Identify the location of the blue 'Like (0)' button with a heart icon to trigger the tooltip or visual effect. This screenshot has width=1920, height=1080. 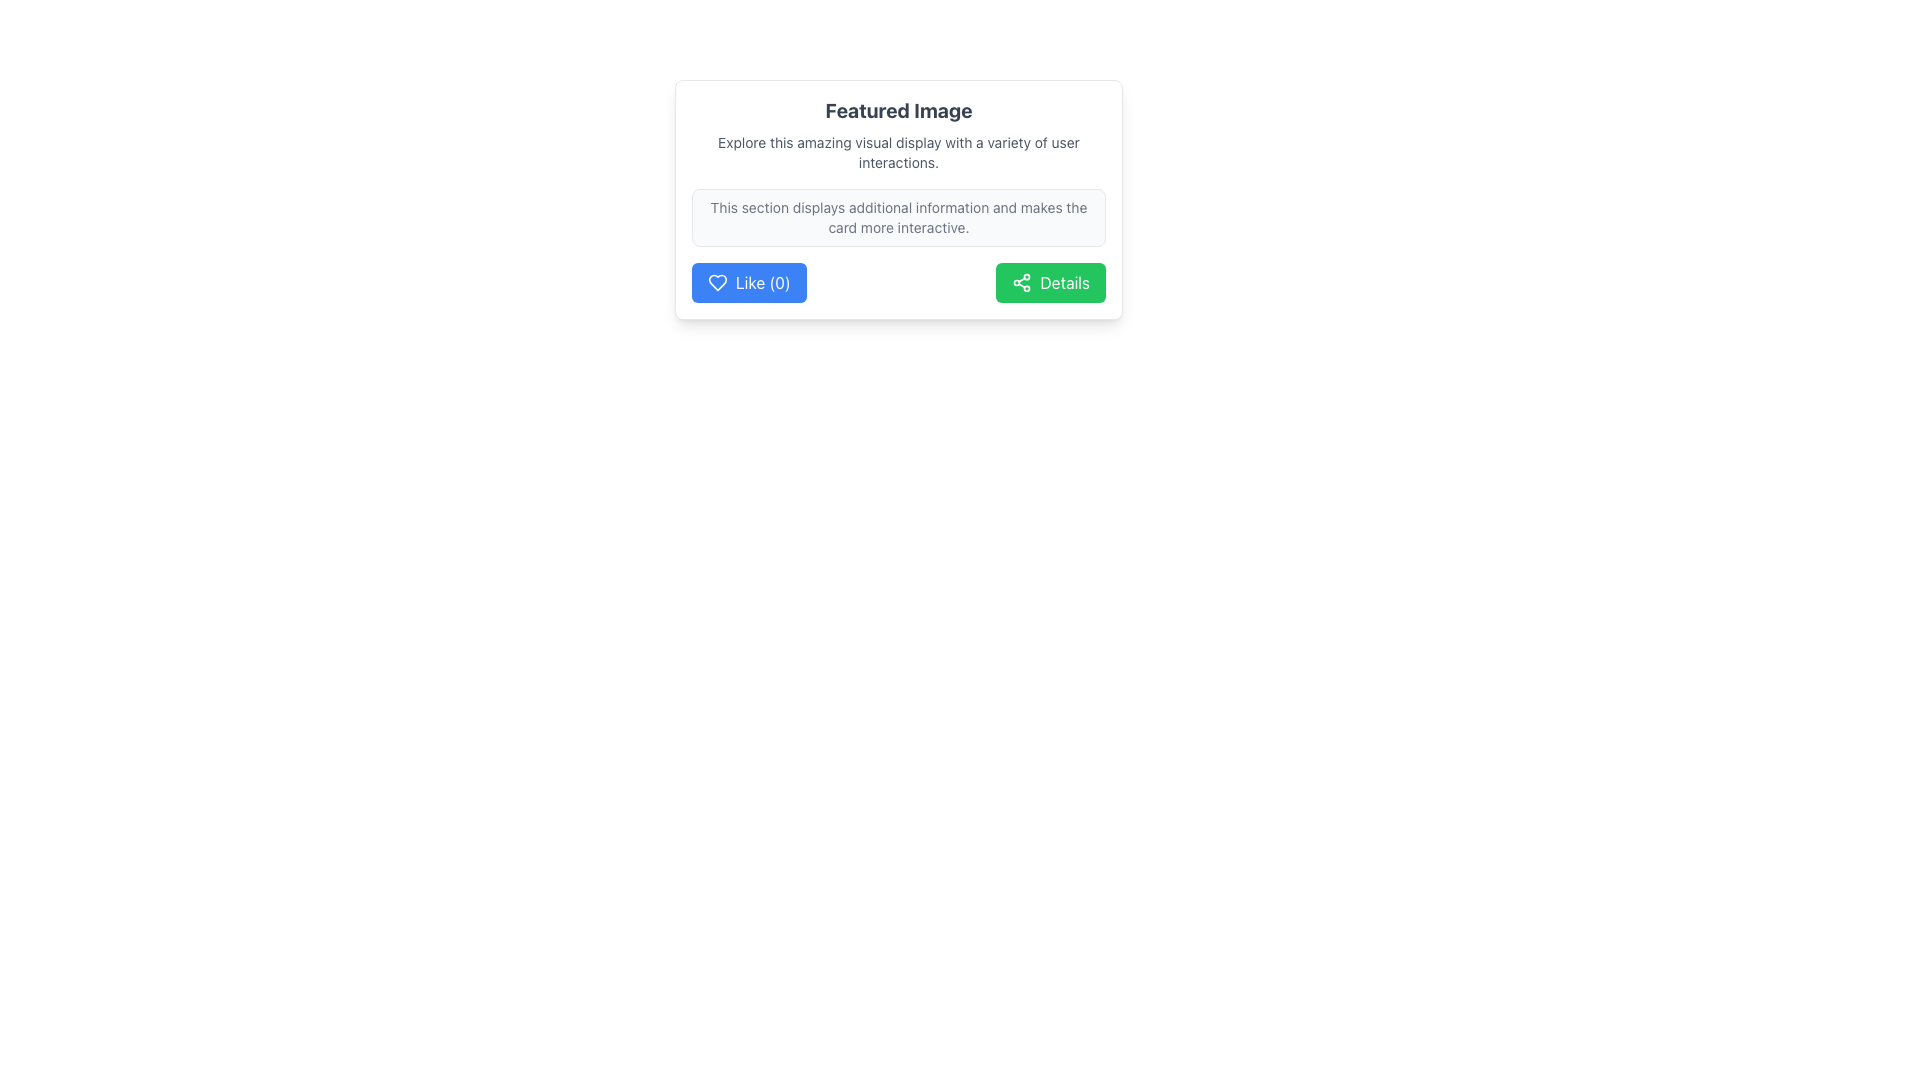
(748, 282).